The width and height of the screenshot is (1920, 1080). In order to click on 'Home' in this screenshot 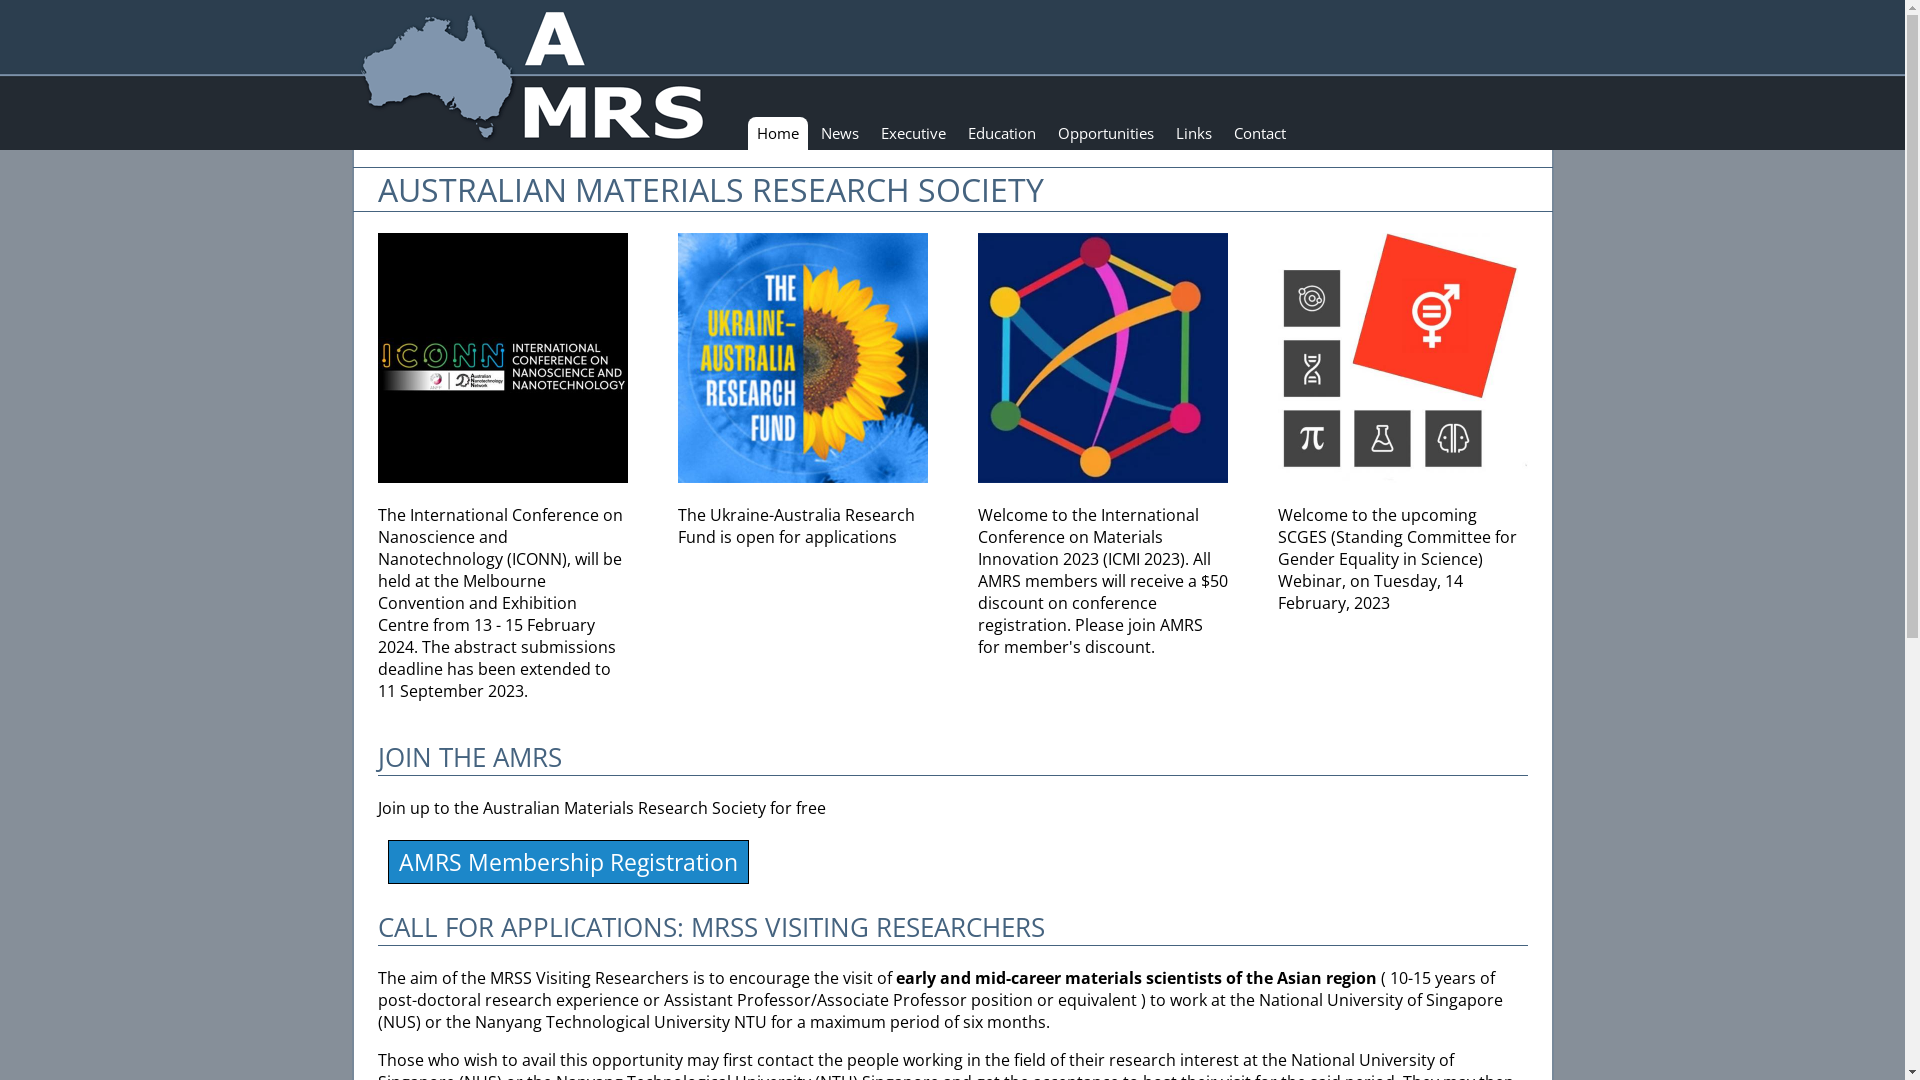, I will do `click(776, 133)`.